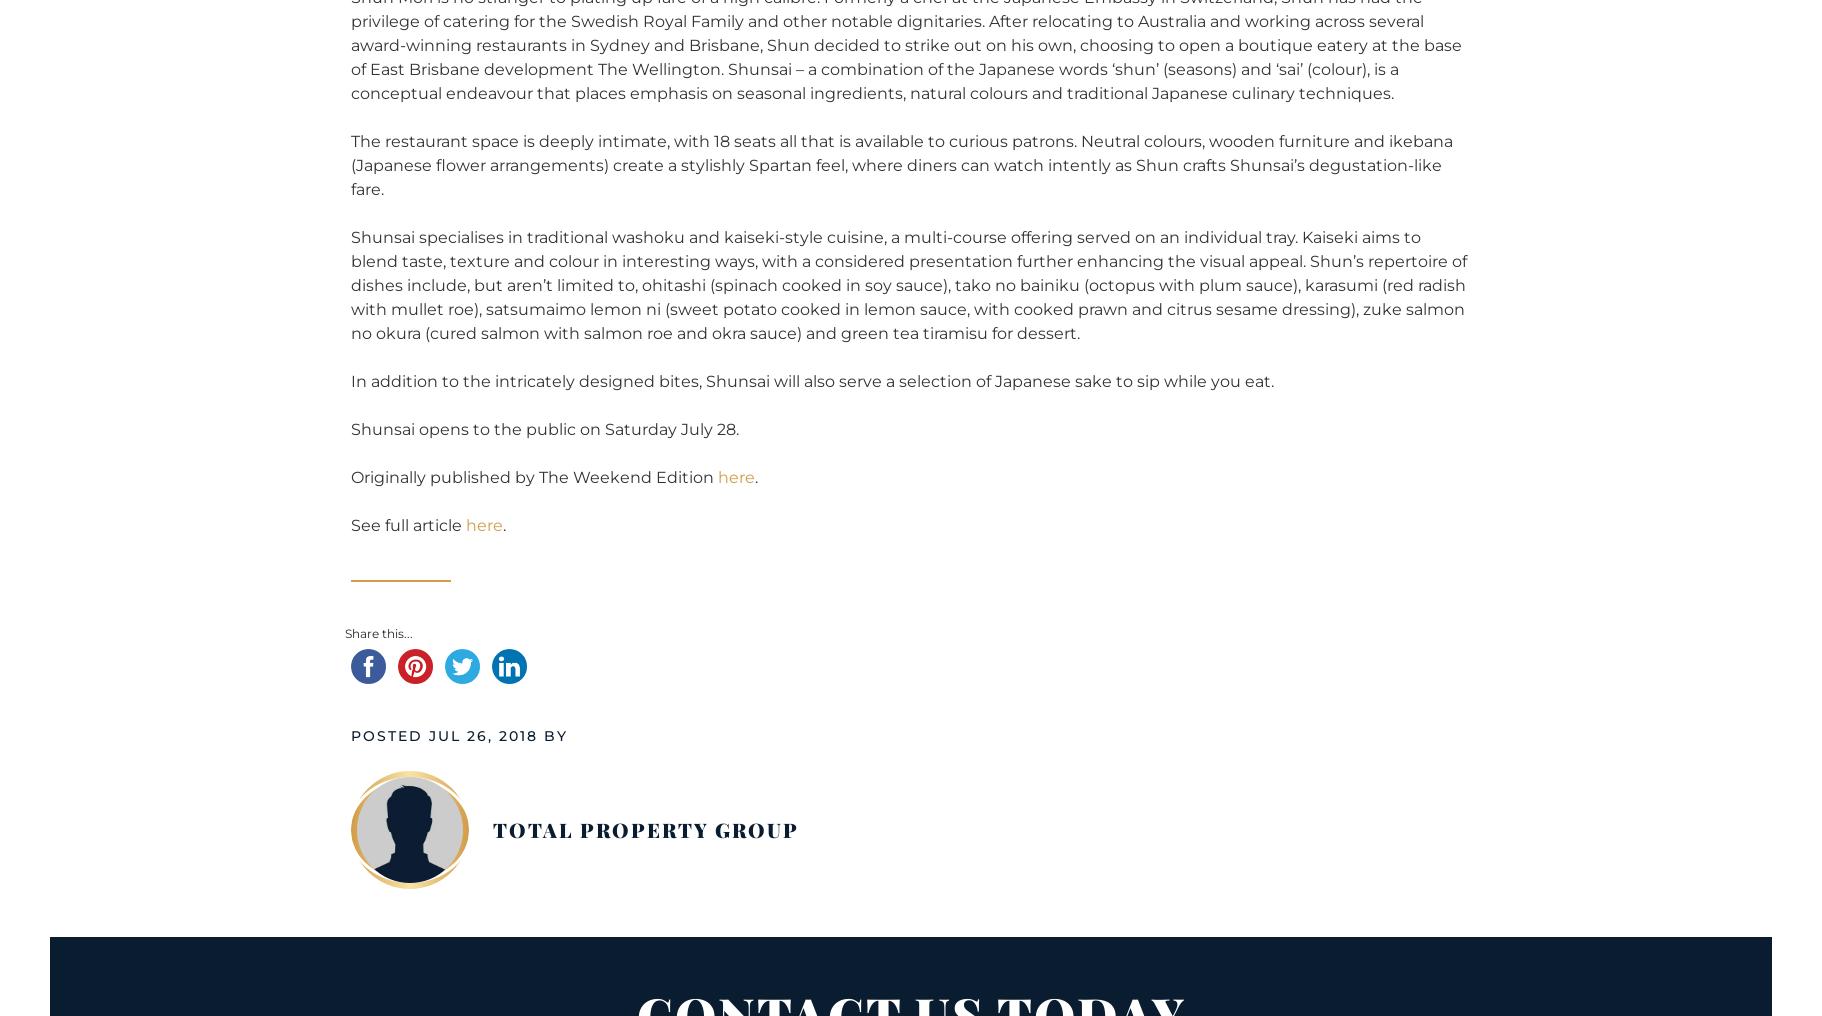 This screenshot has height=1016, width=1822. Describe the element at coordinates (459, 734) in the screenshot. I see `'Posted Jul 26, 2018 by'` at that location.